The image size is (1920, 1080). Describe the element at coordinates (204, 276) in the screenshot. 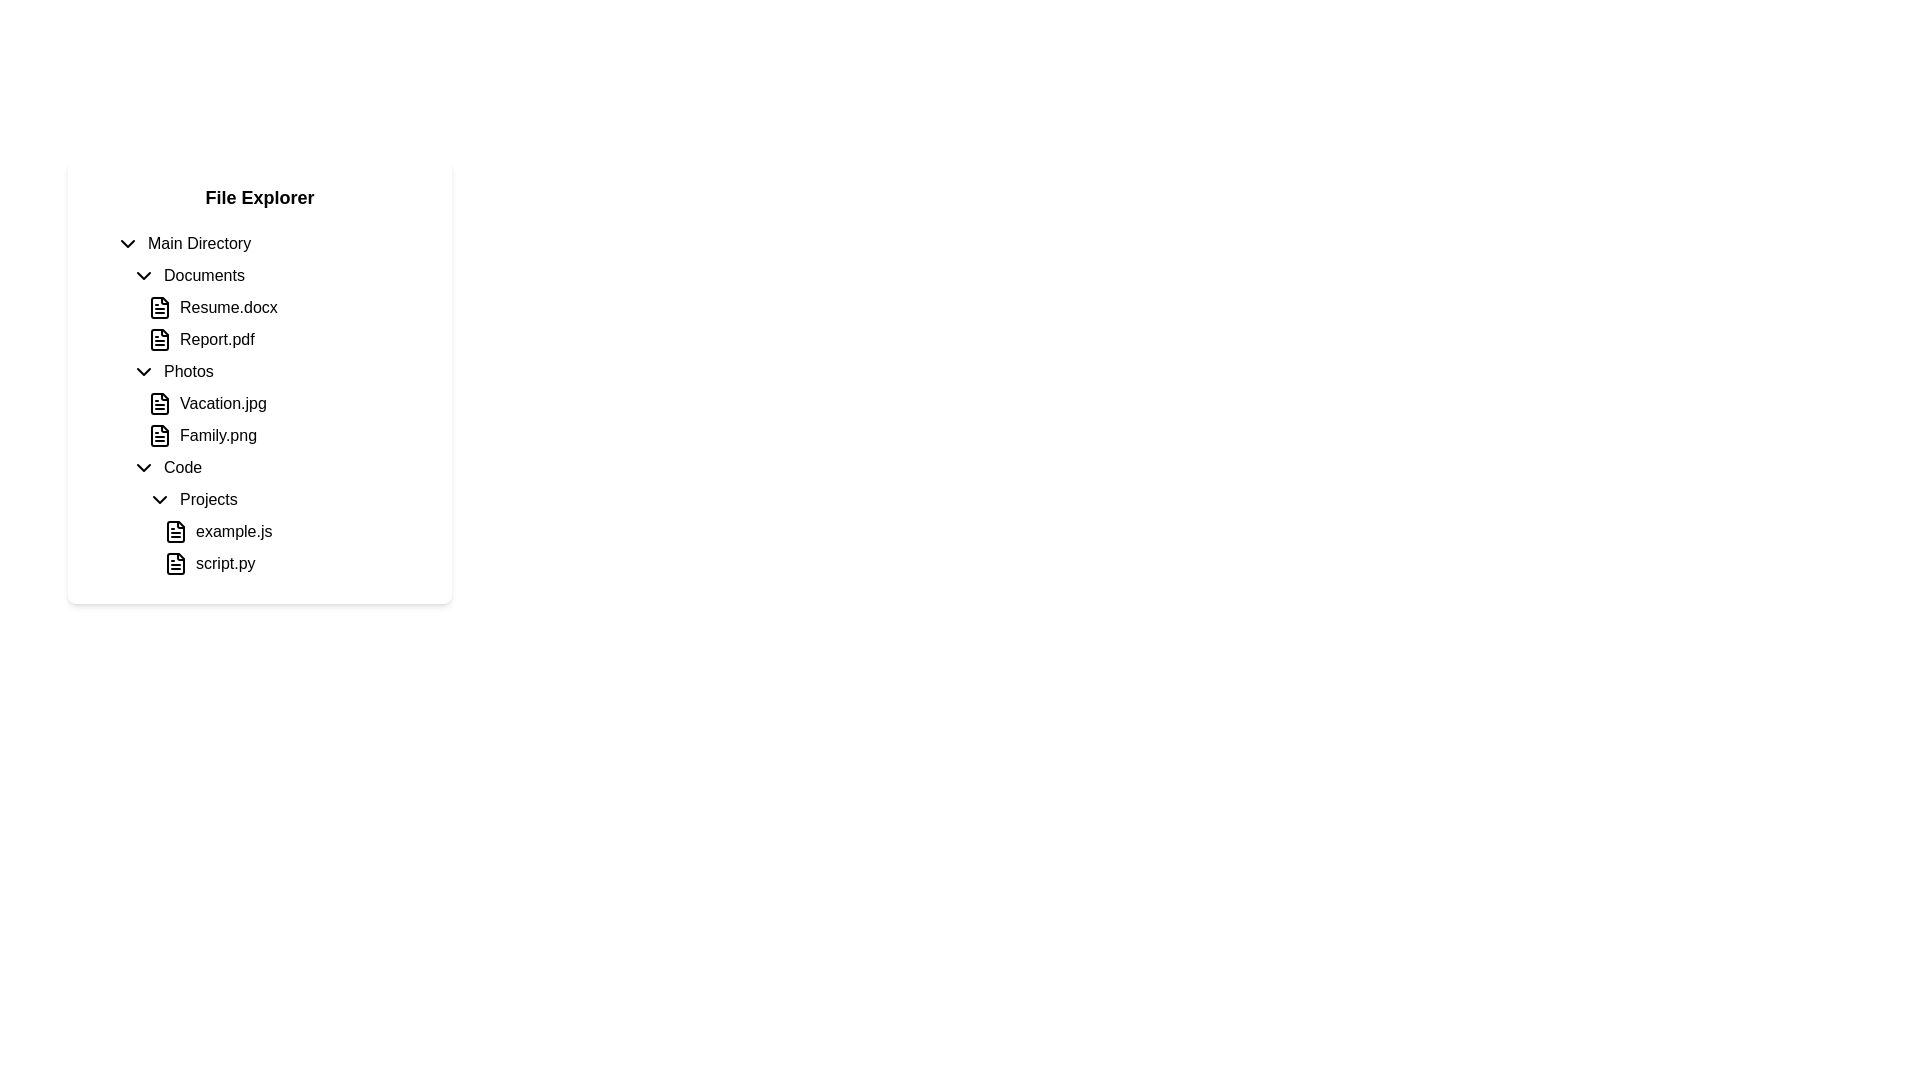

I see `the 'Documents' text label in the left sidebar under 'Main Directory'` at that location.